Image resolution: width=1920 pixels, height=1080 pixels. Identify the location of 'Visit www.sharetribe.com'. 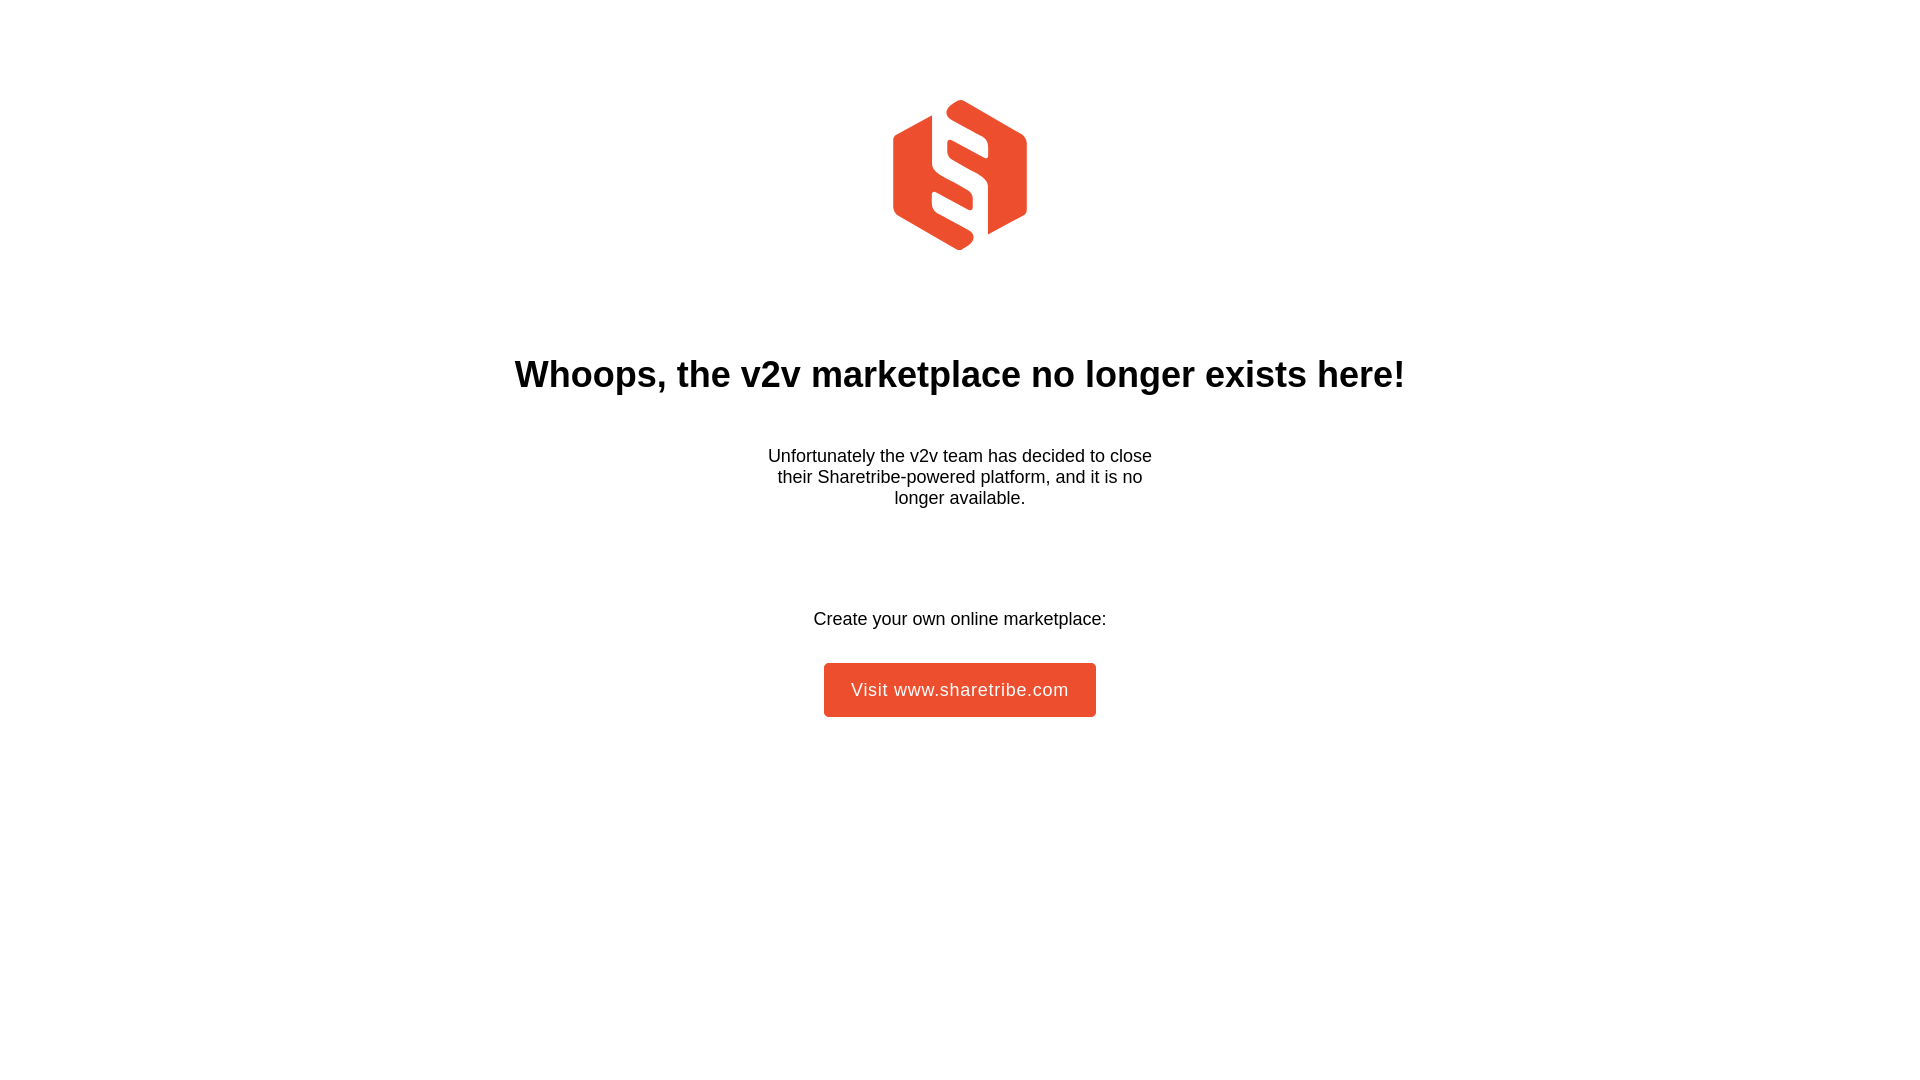
(960, 689).